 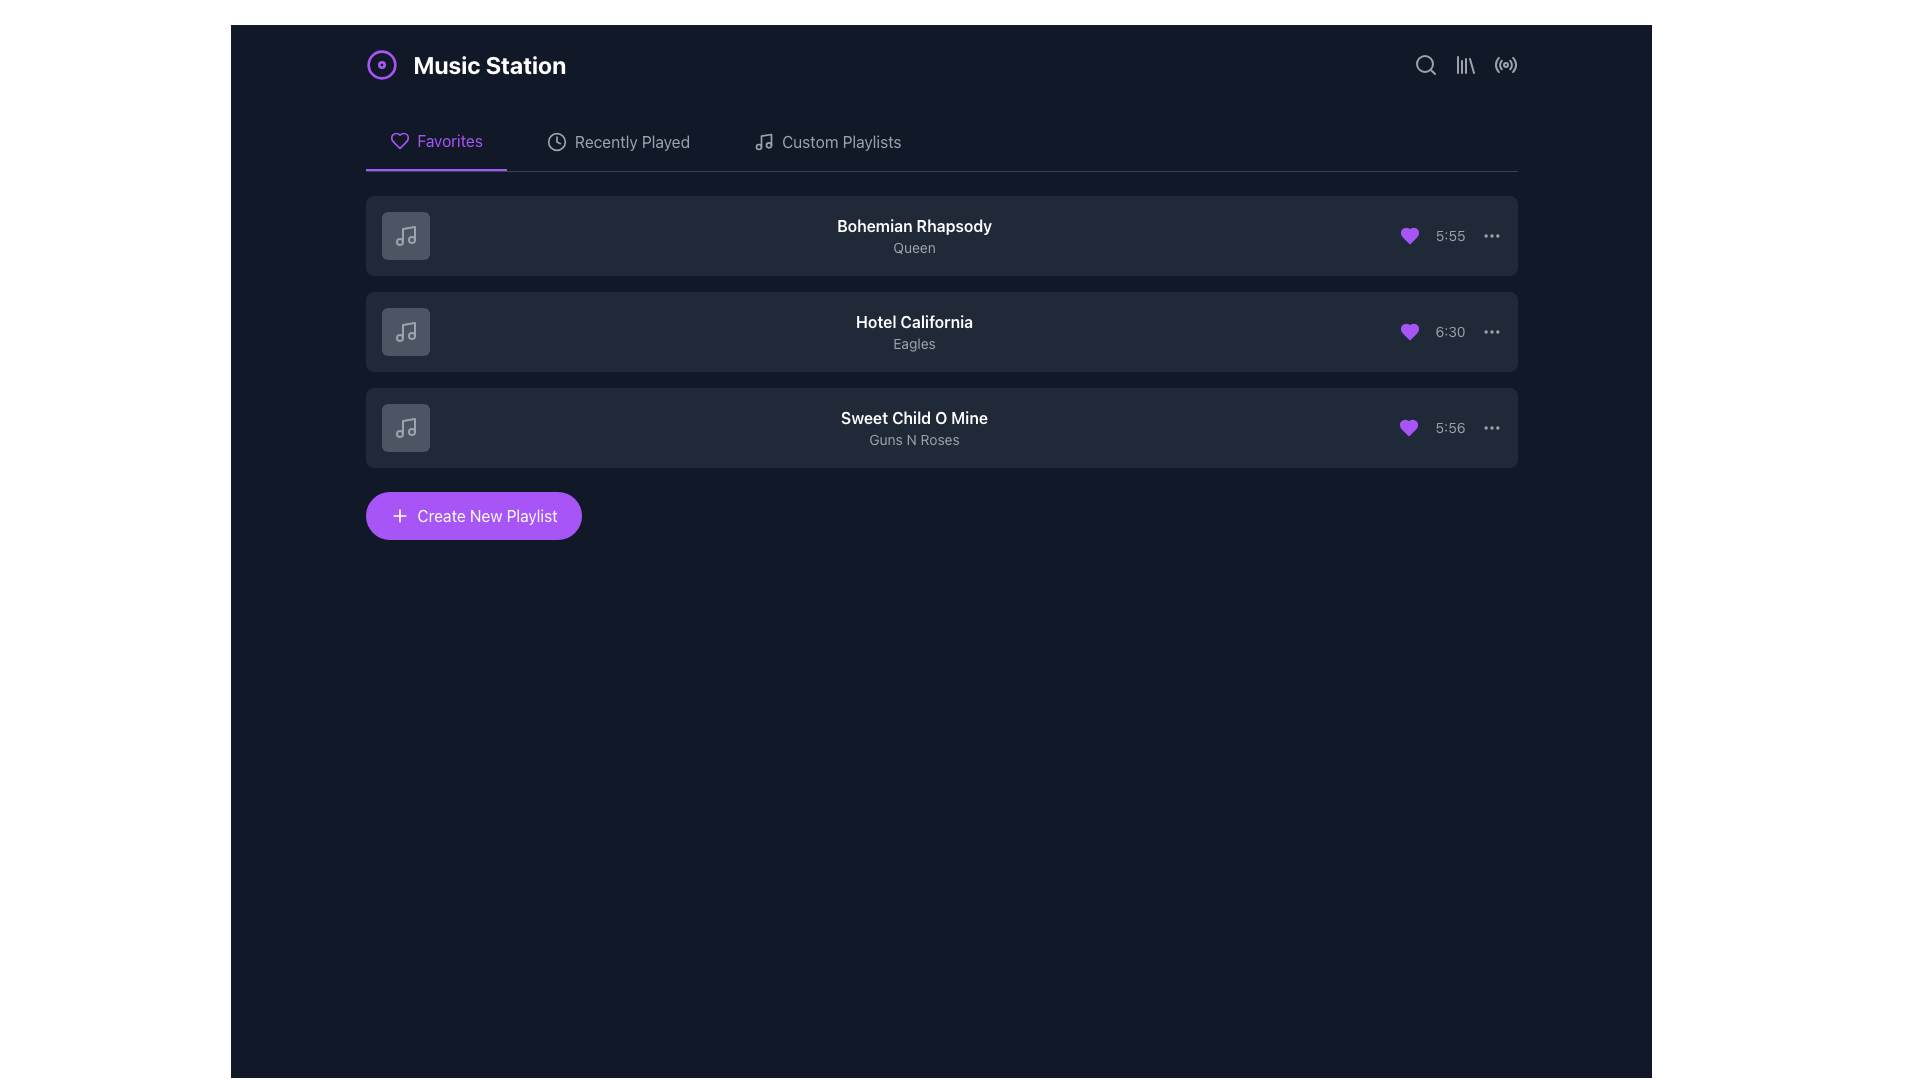 I want to click on the small circular icon consisting of three horizontally aligned dots located on the far-right edge of the second playlist row to change its color to white, so click(x=1491, y=330).